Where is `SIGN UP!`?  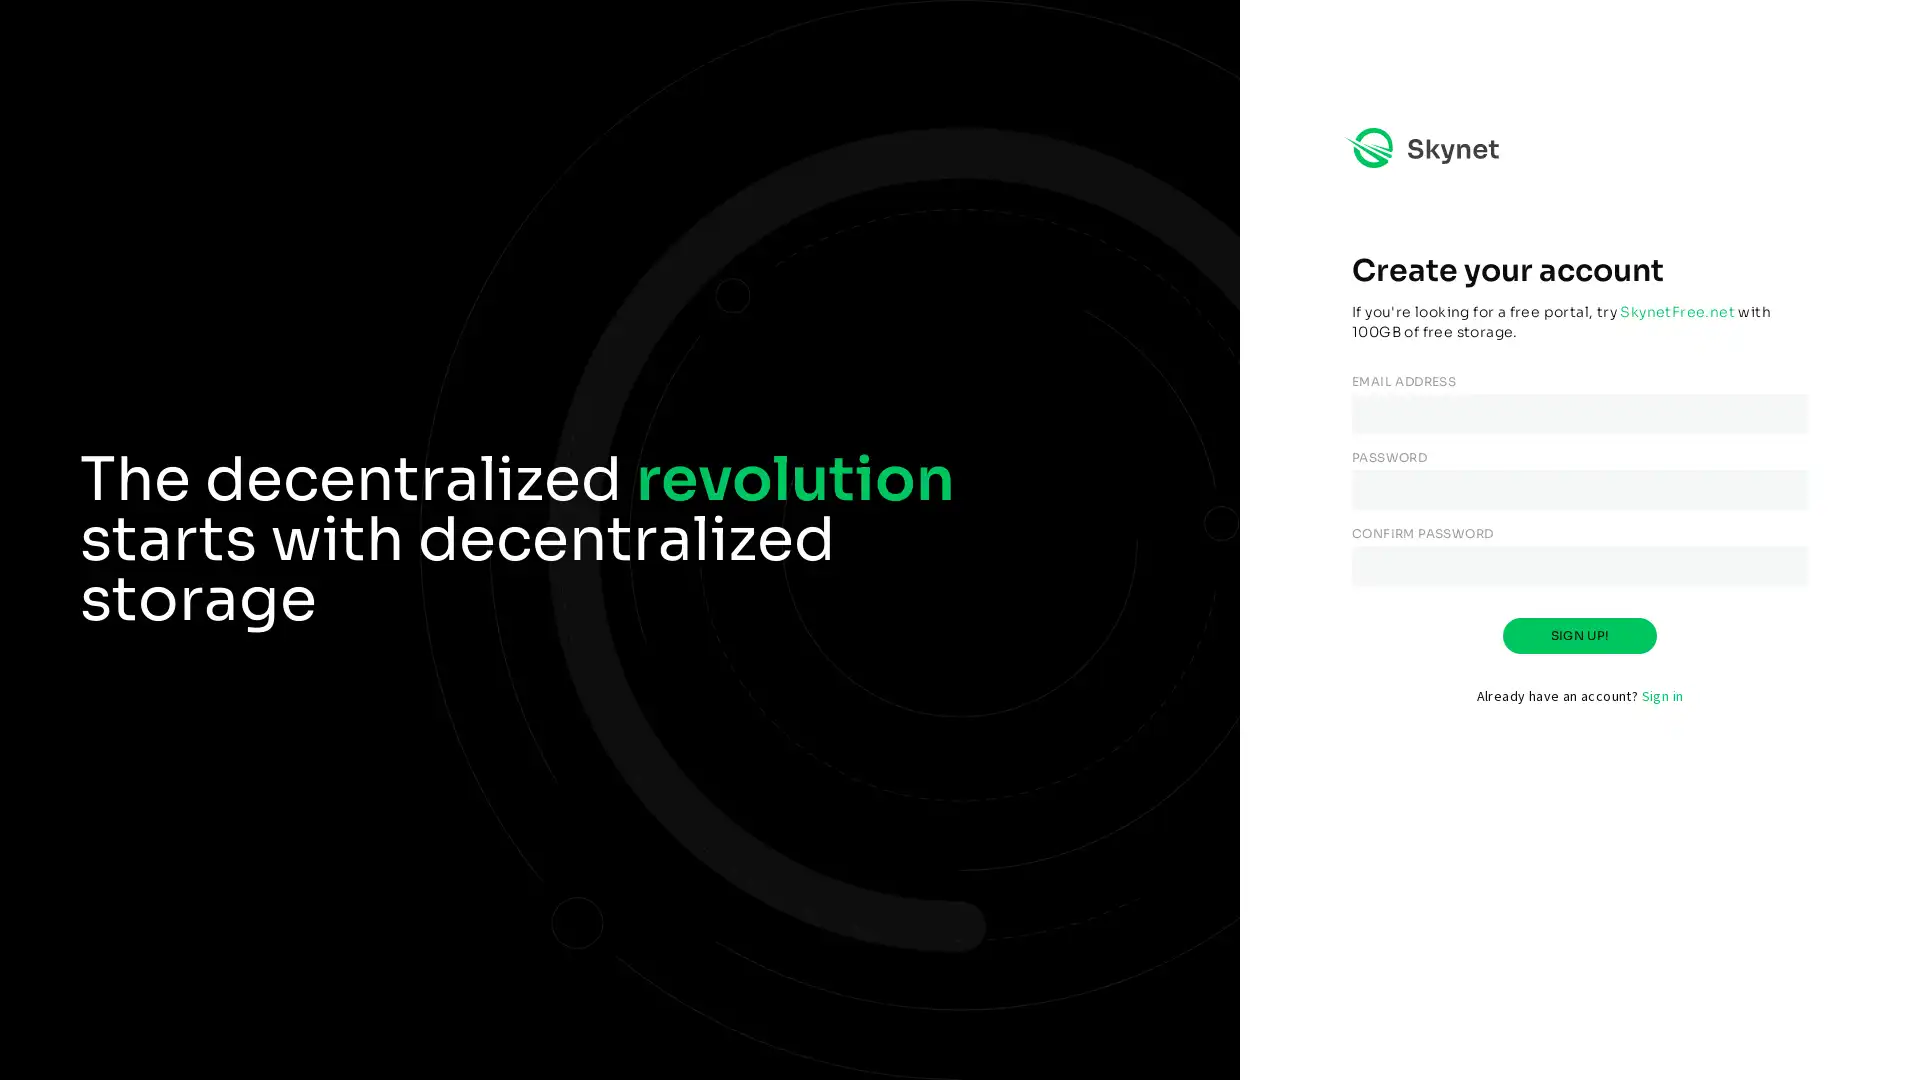 SIGN UP! is located at coordinates (1578, 636).